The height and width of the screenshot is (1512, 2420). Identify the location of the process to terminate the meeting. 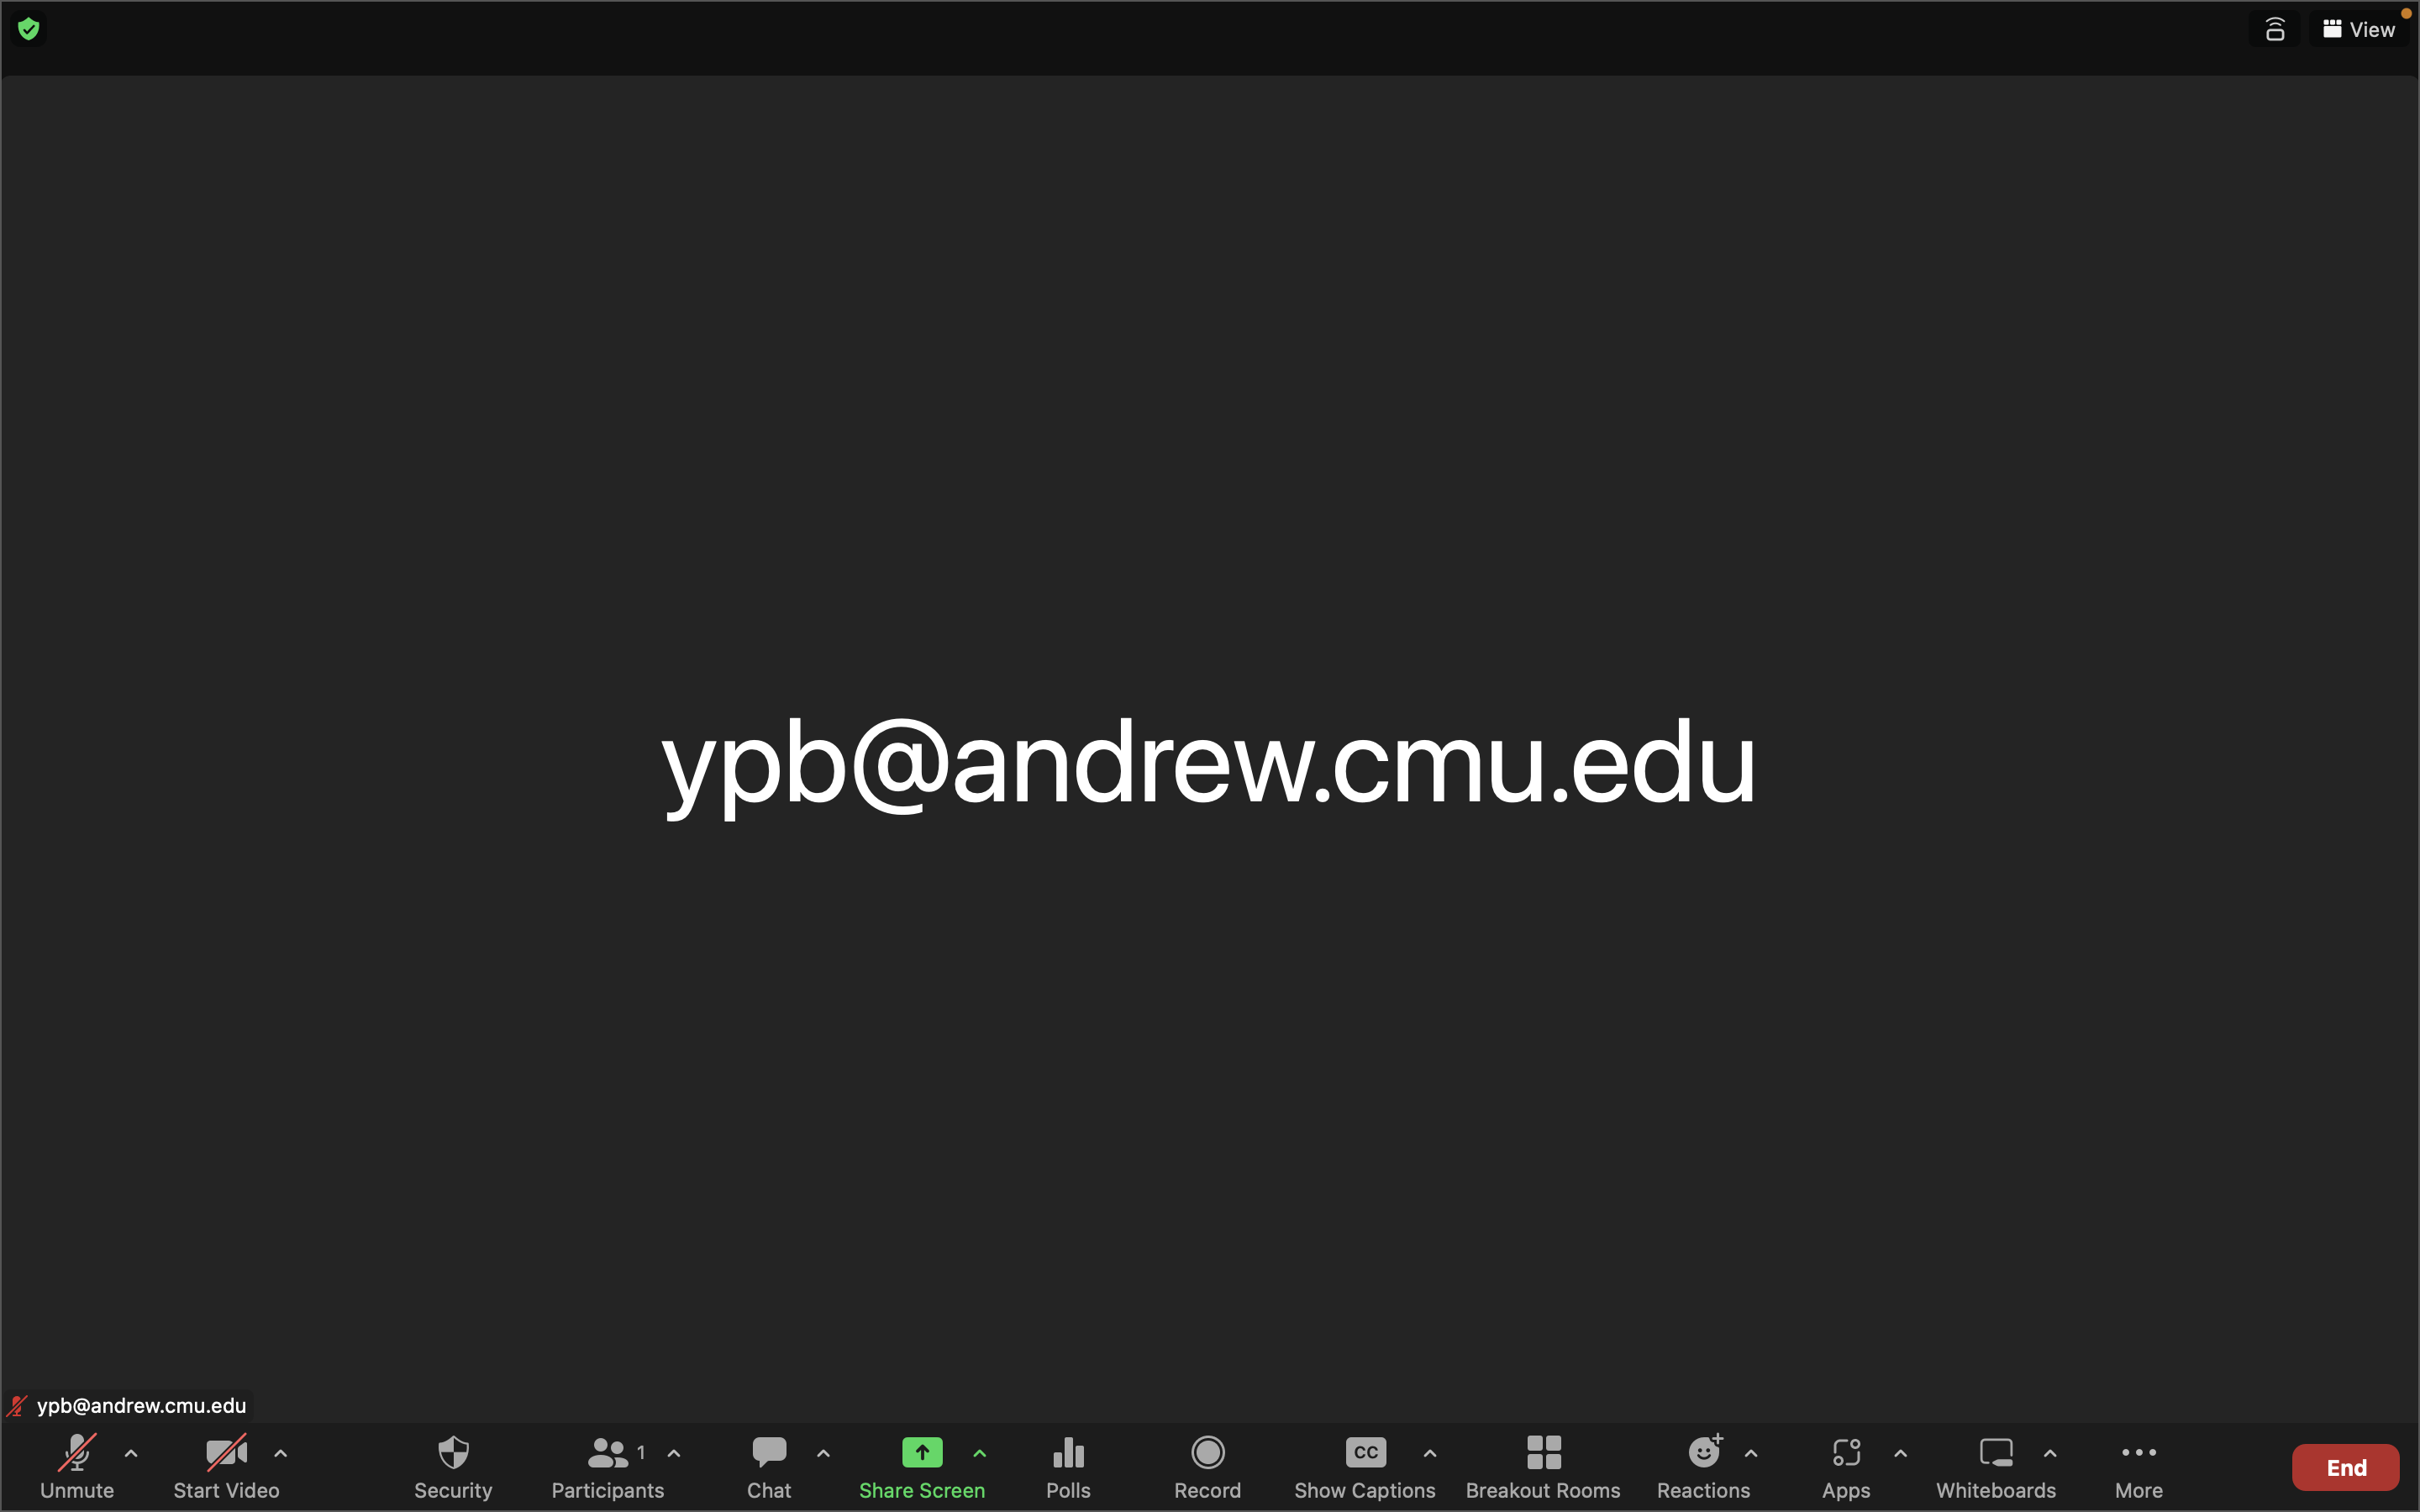
(2344, 1463).